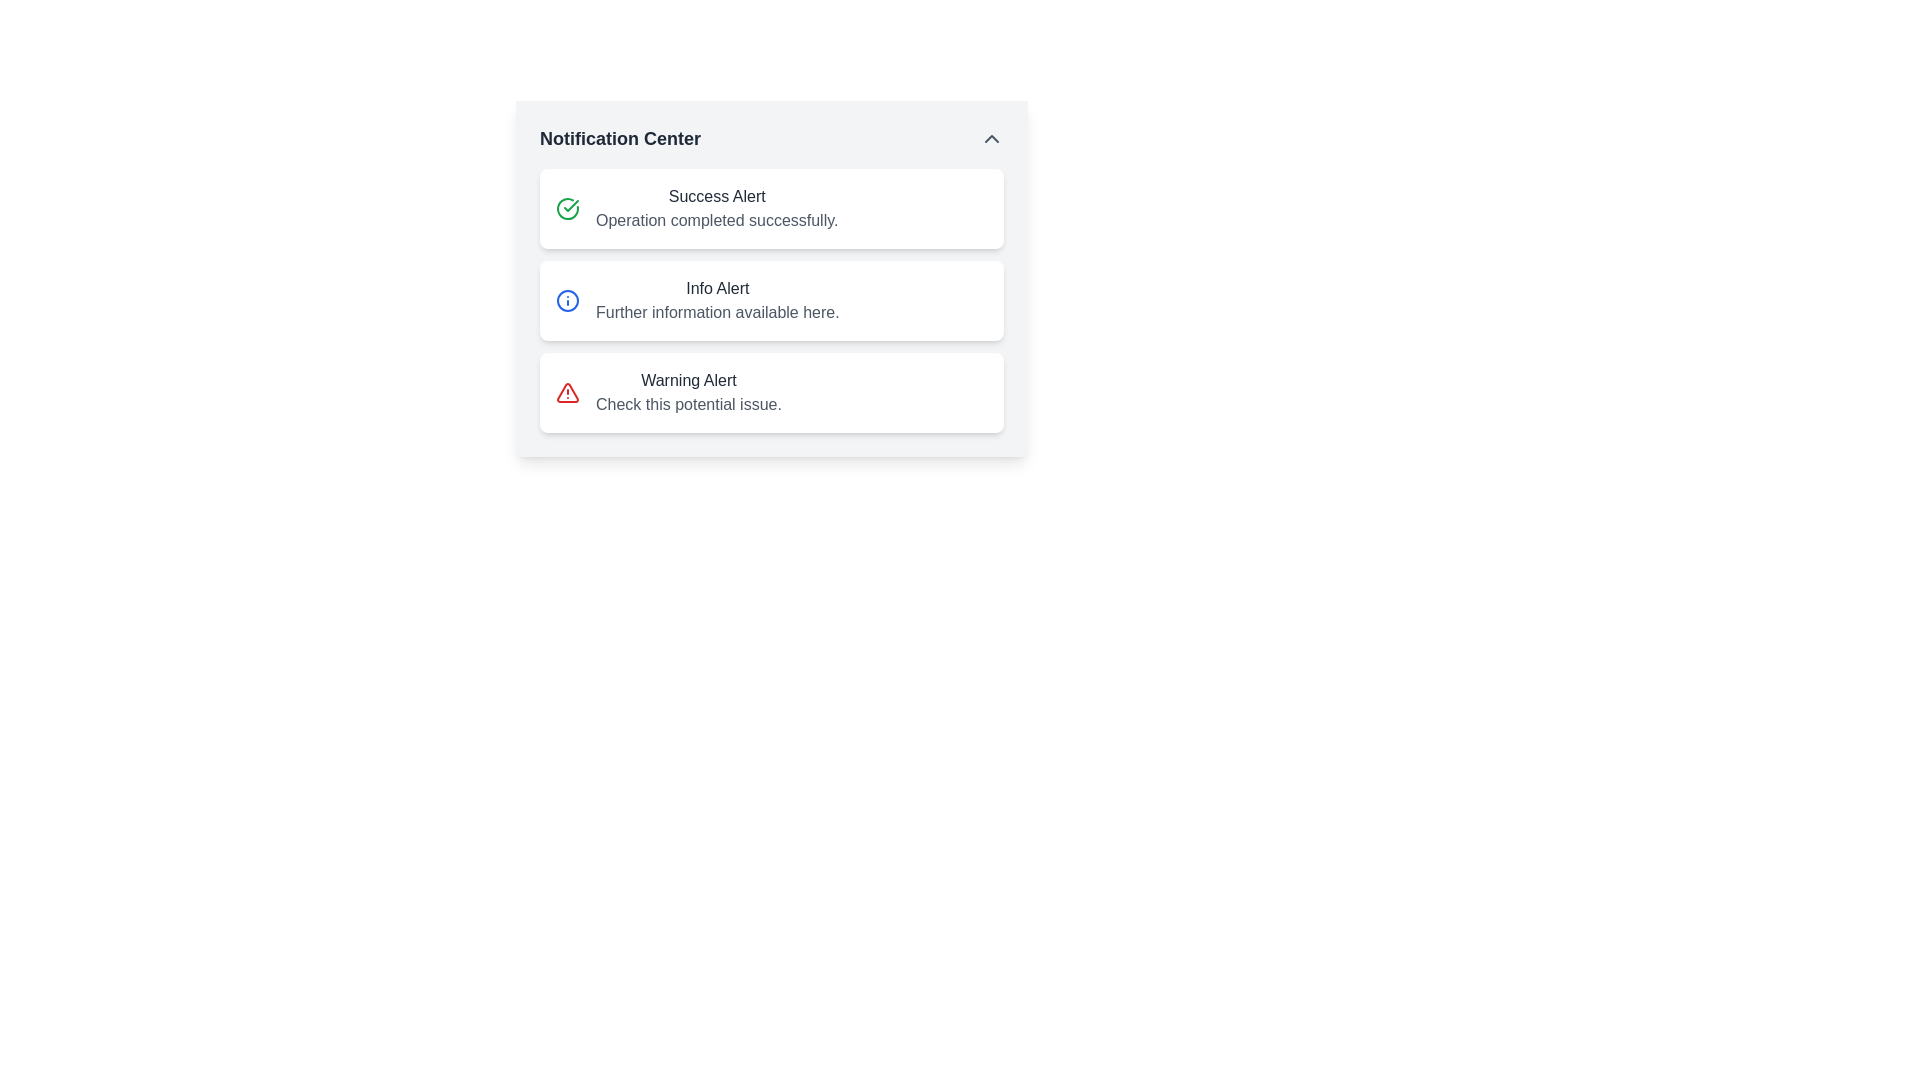 The height and width of the screenshot is (1080, 1920). I want to click on success notification message from the TextBlock located at the top of the notification center, directly below the title and above other alerts, so click(717, 208).